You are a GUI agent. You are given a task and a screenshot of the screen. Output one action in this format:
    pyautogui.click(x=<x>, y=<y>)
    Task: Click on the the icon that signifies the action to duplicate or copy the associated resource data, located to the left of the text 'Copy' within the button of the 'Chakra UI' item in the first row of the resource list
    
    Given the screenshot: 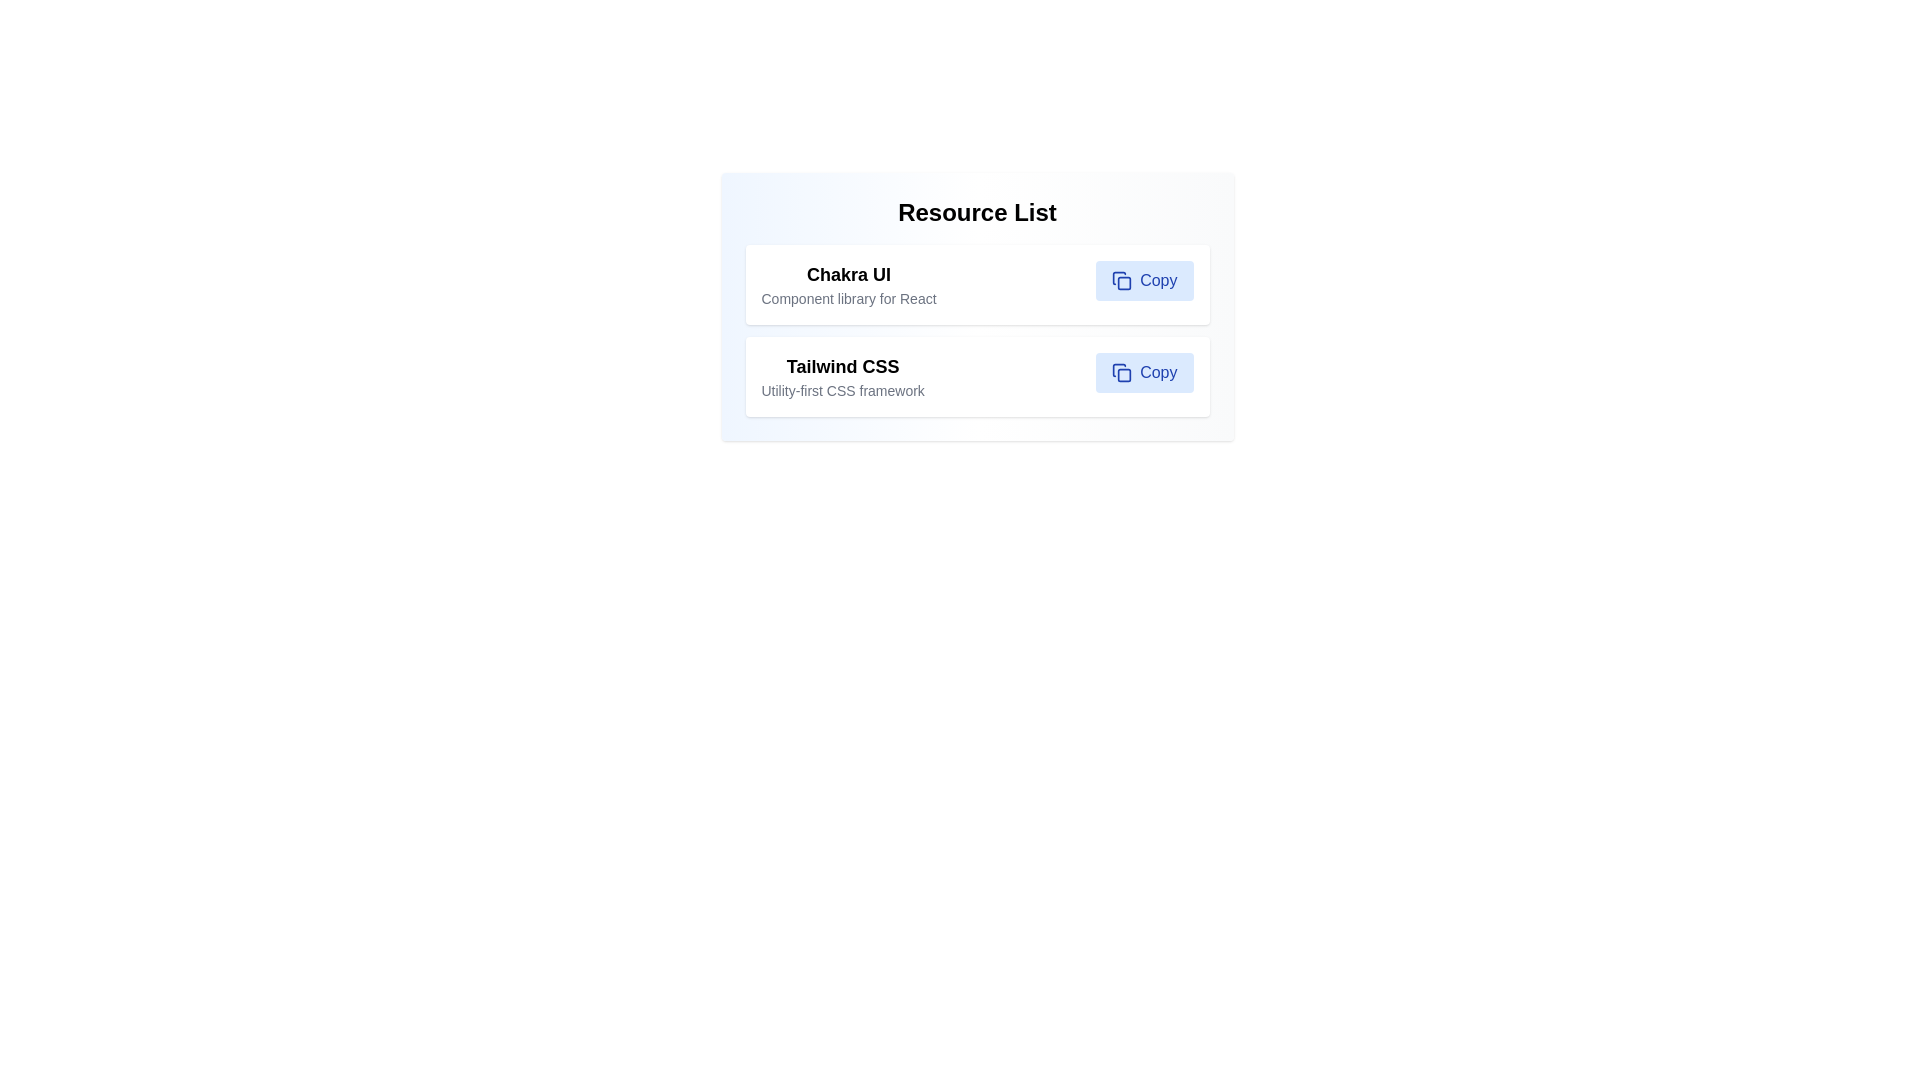 What is the action you would take?
    pyautogui.click(x=1122, y=281)
    